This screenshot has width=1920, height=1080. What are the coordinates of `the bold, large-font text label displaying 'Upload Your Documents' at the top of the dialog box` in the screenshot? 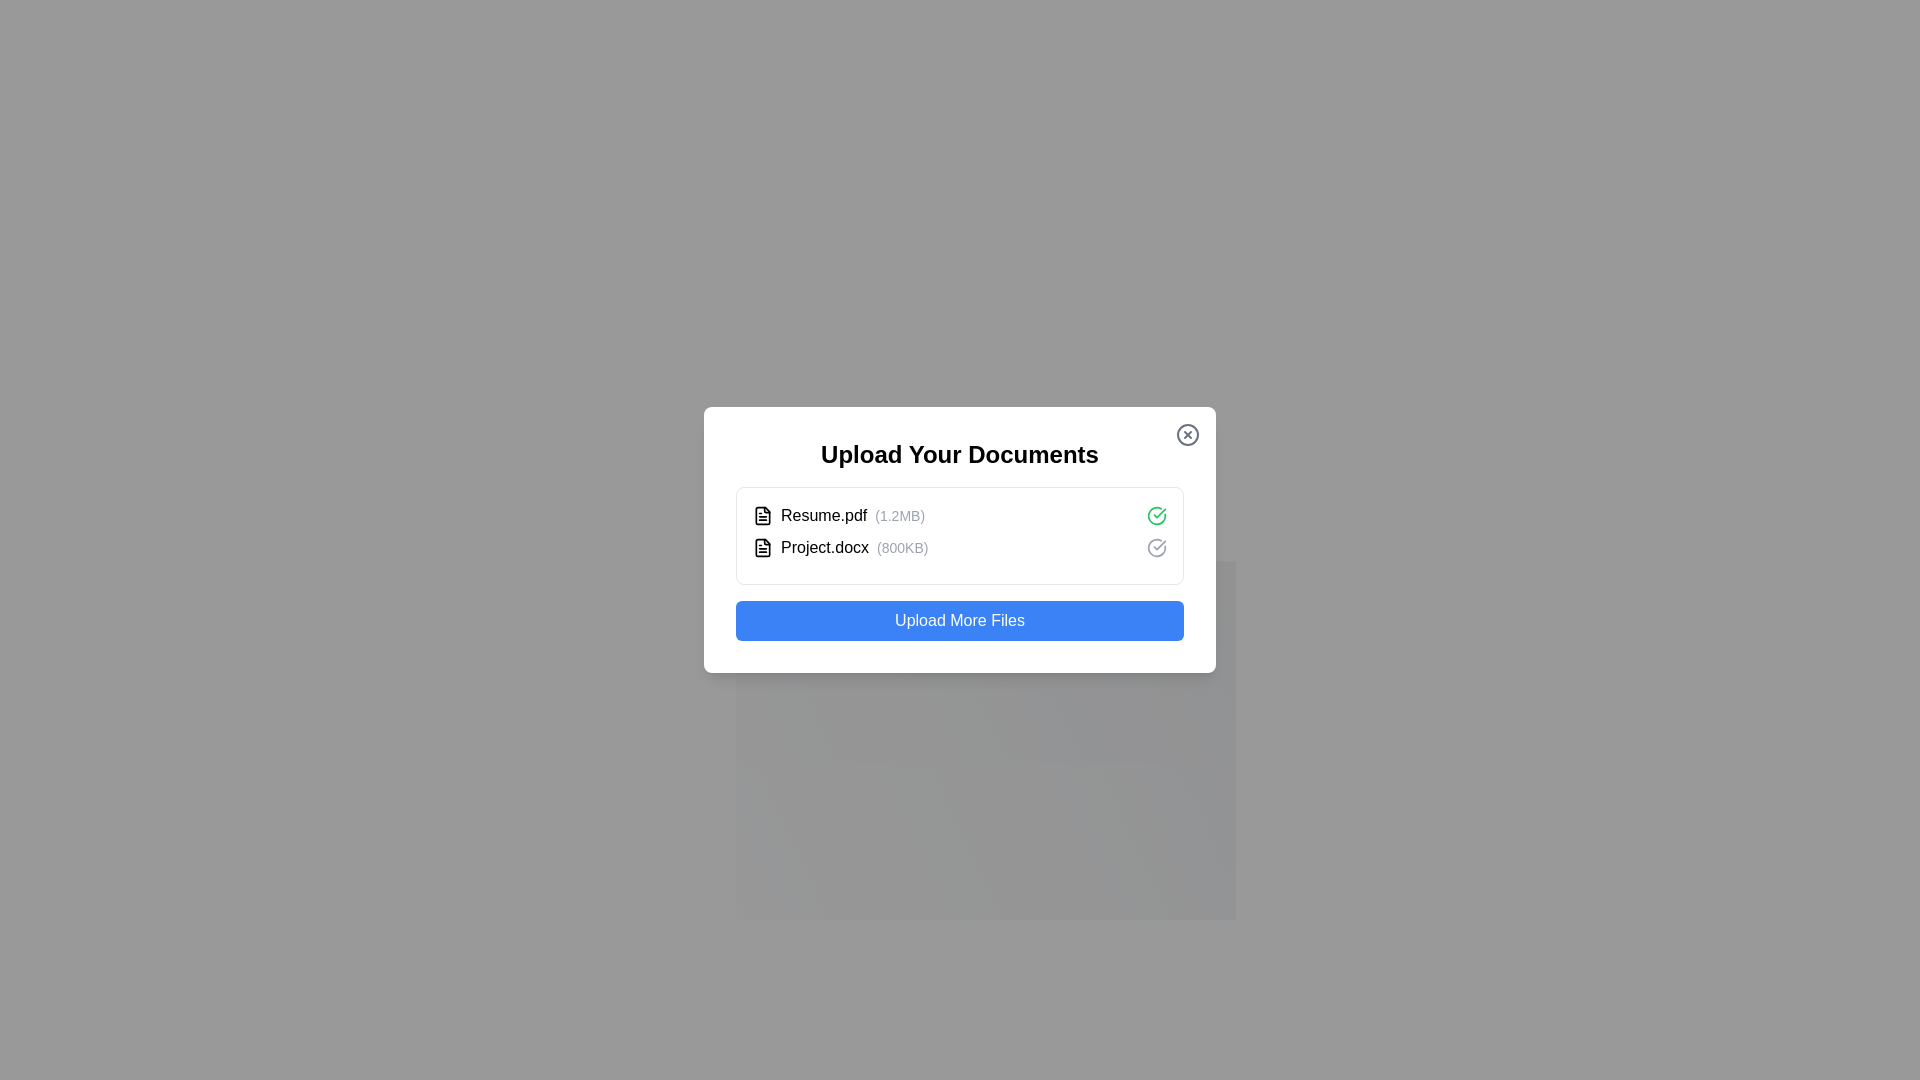 It's located at (960, 455).